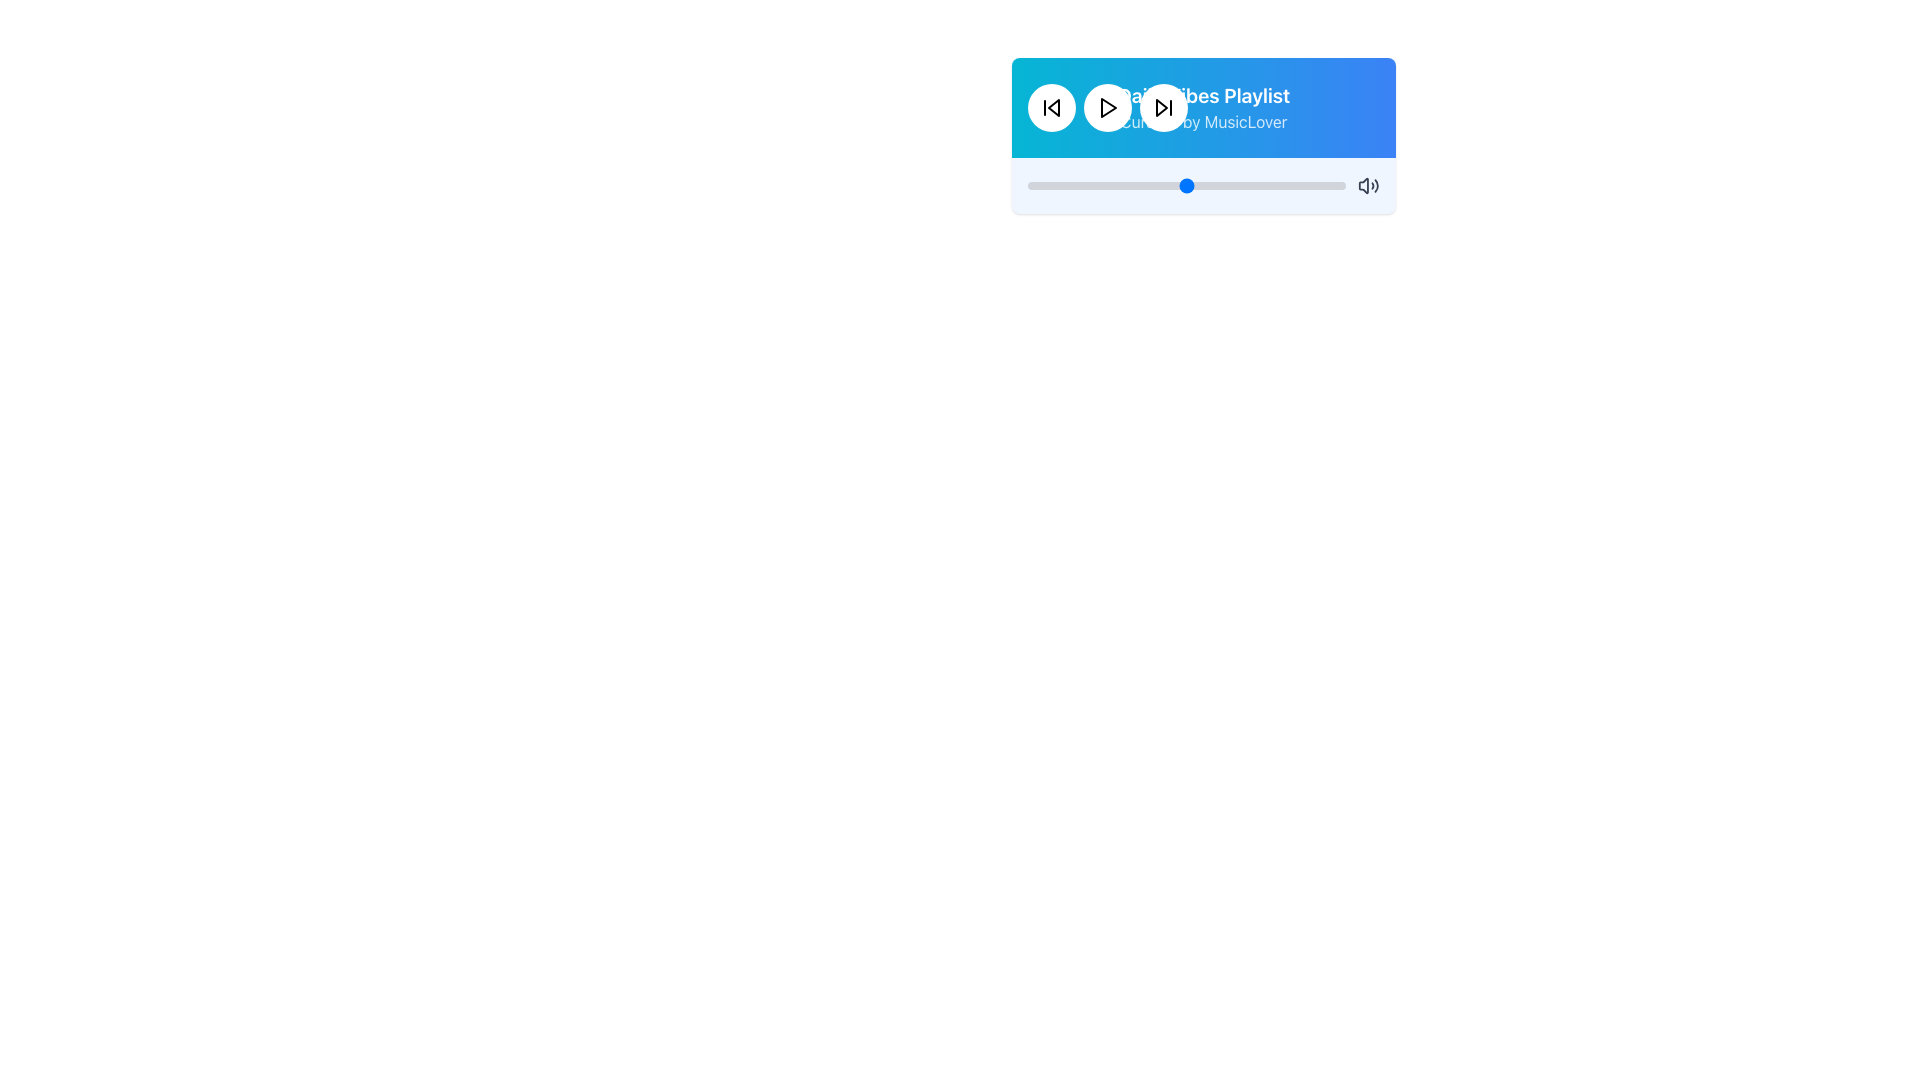 The width and height of the screenshot is (1920, 1080). Describe the element at coordinates (1368, 185) in the screenshot. I see `the speaker icon with sound waves in the music player interface` at that location.